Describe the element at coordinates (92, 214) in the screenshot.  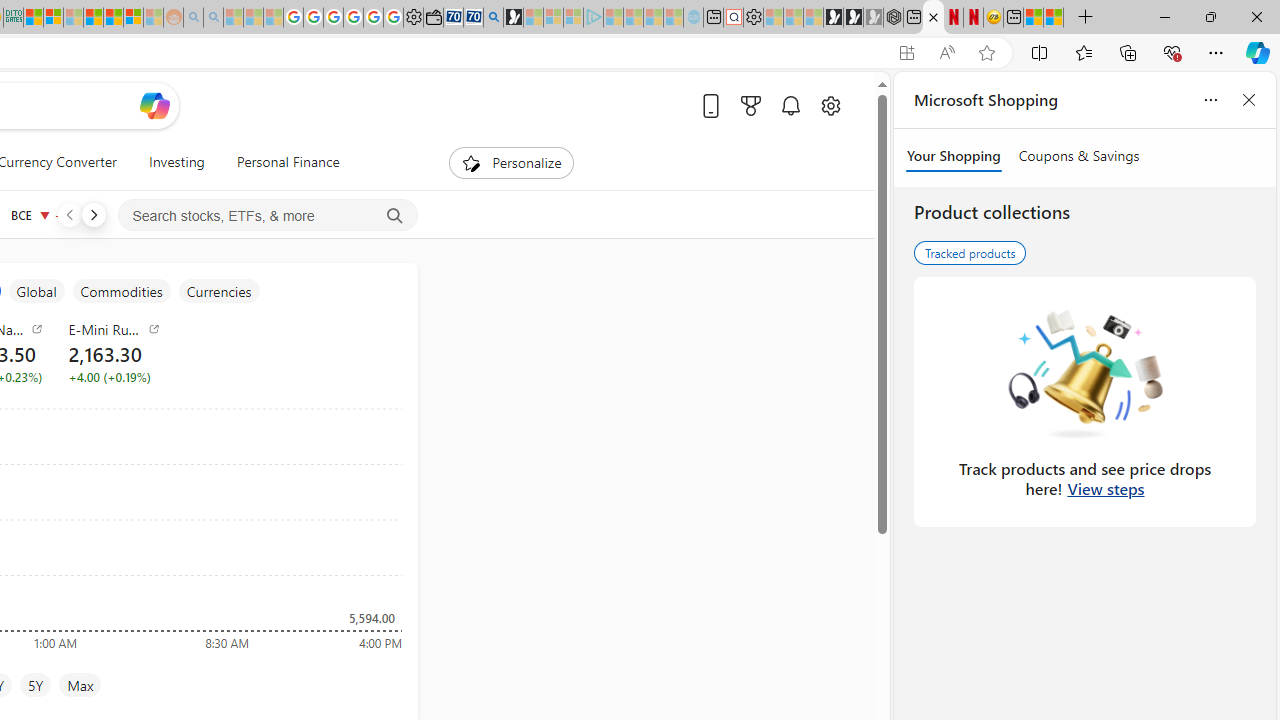
I see `'Next'` at that location.